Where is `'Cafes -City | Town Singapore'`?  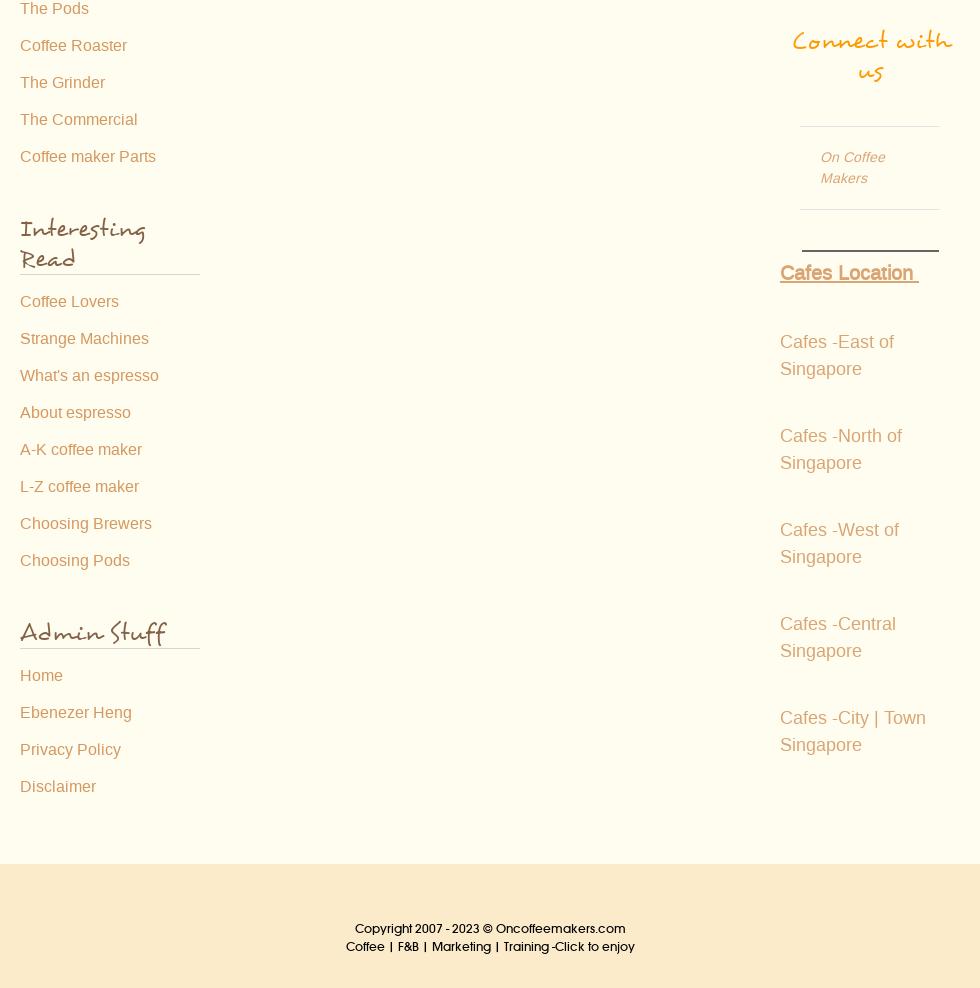
'Cafes -City | Town Singapore' is located at coordinates (852, 731).